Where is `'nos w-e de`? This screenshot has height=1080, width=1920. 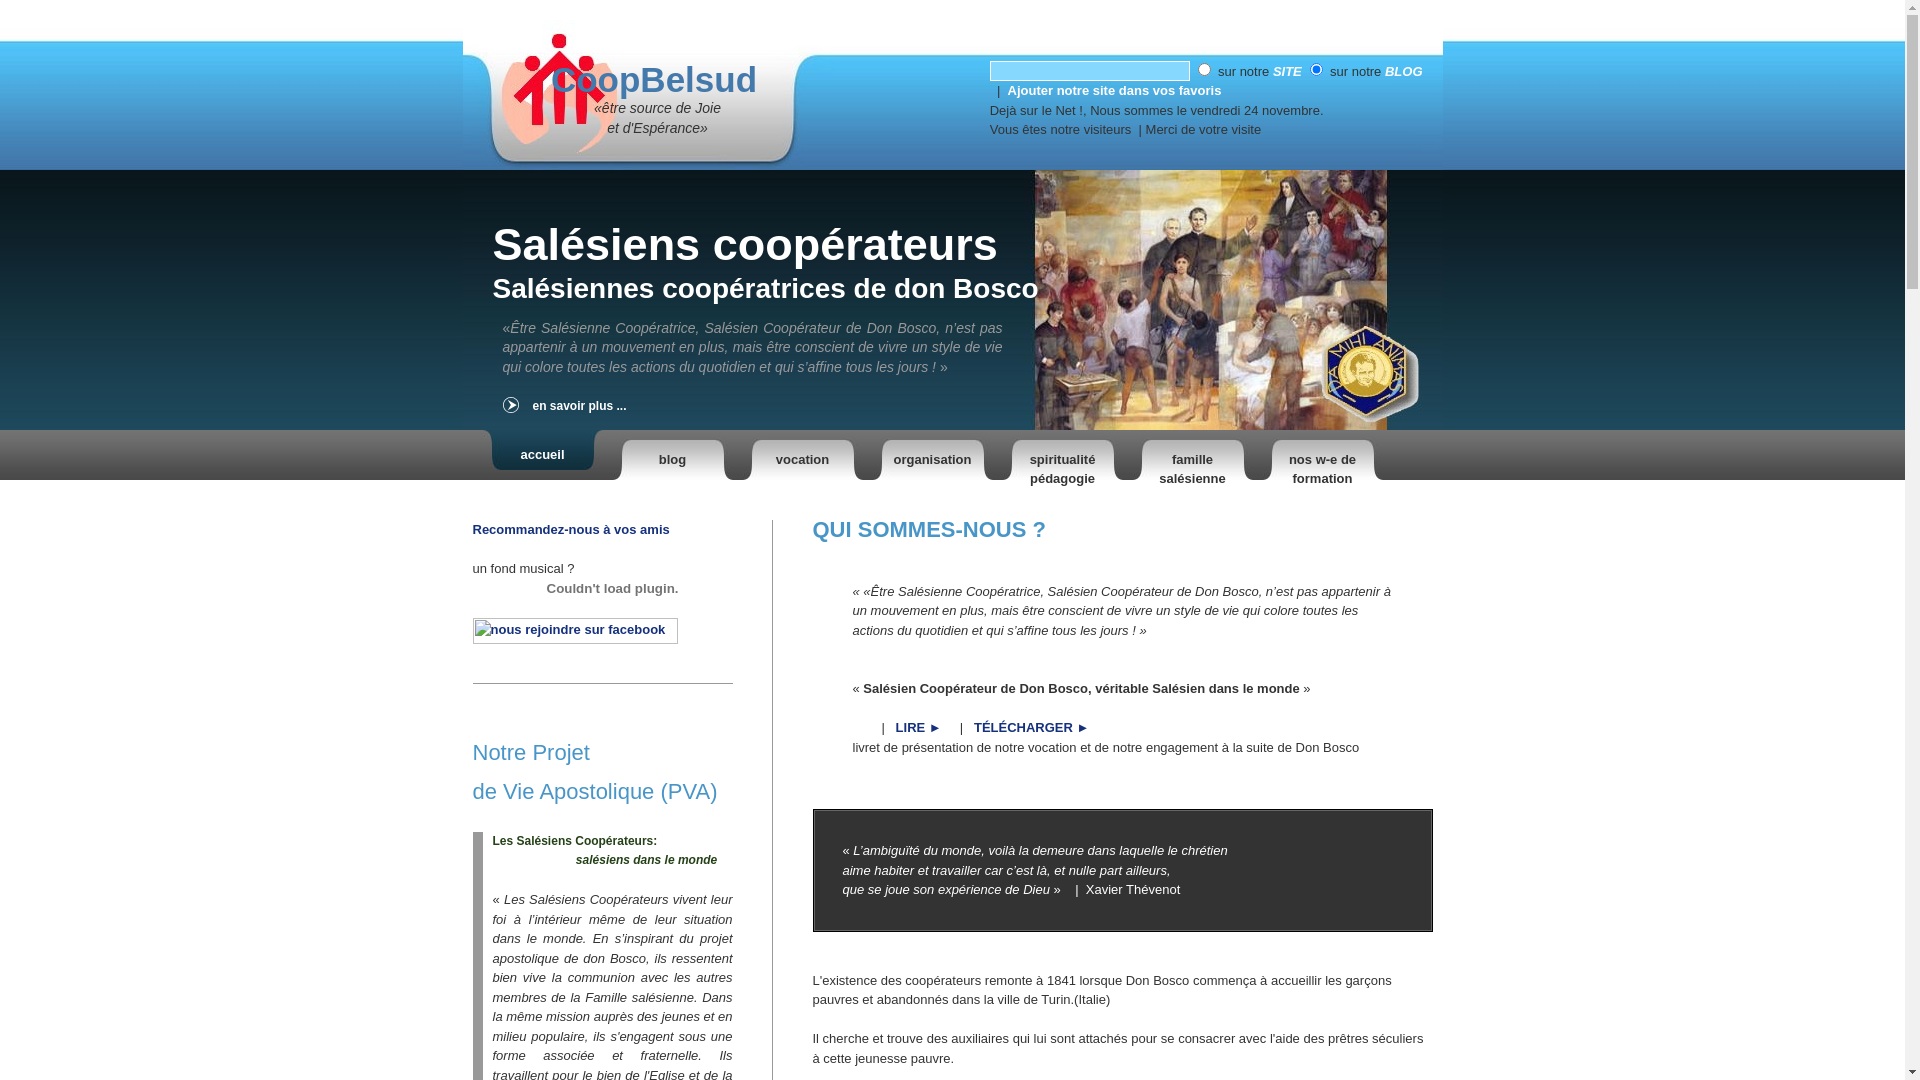
'nos w-e de is located at coordinates (1261, 455).